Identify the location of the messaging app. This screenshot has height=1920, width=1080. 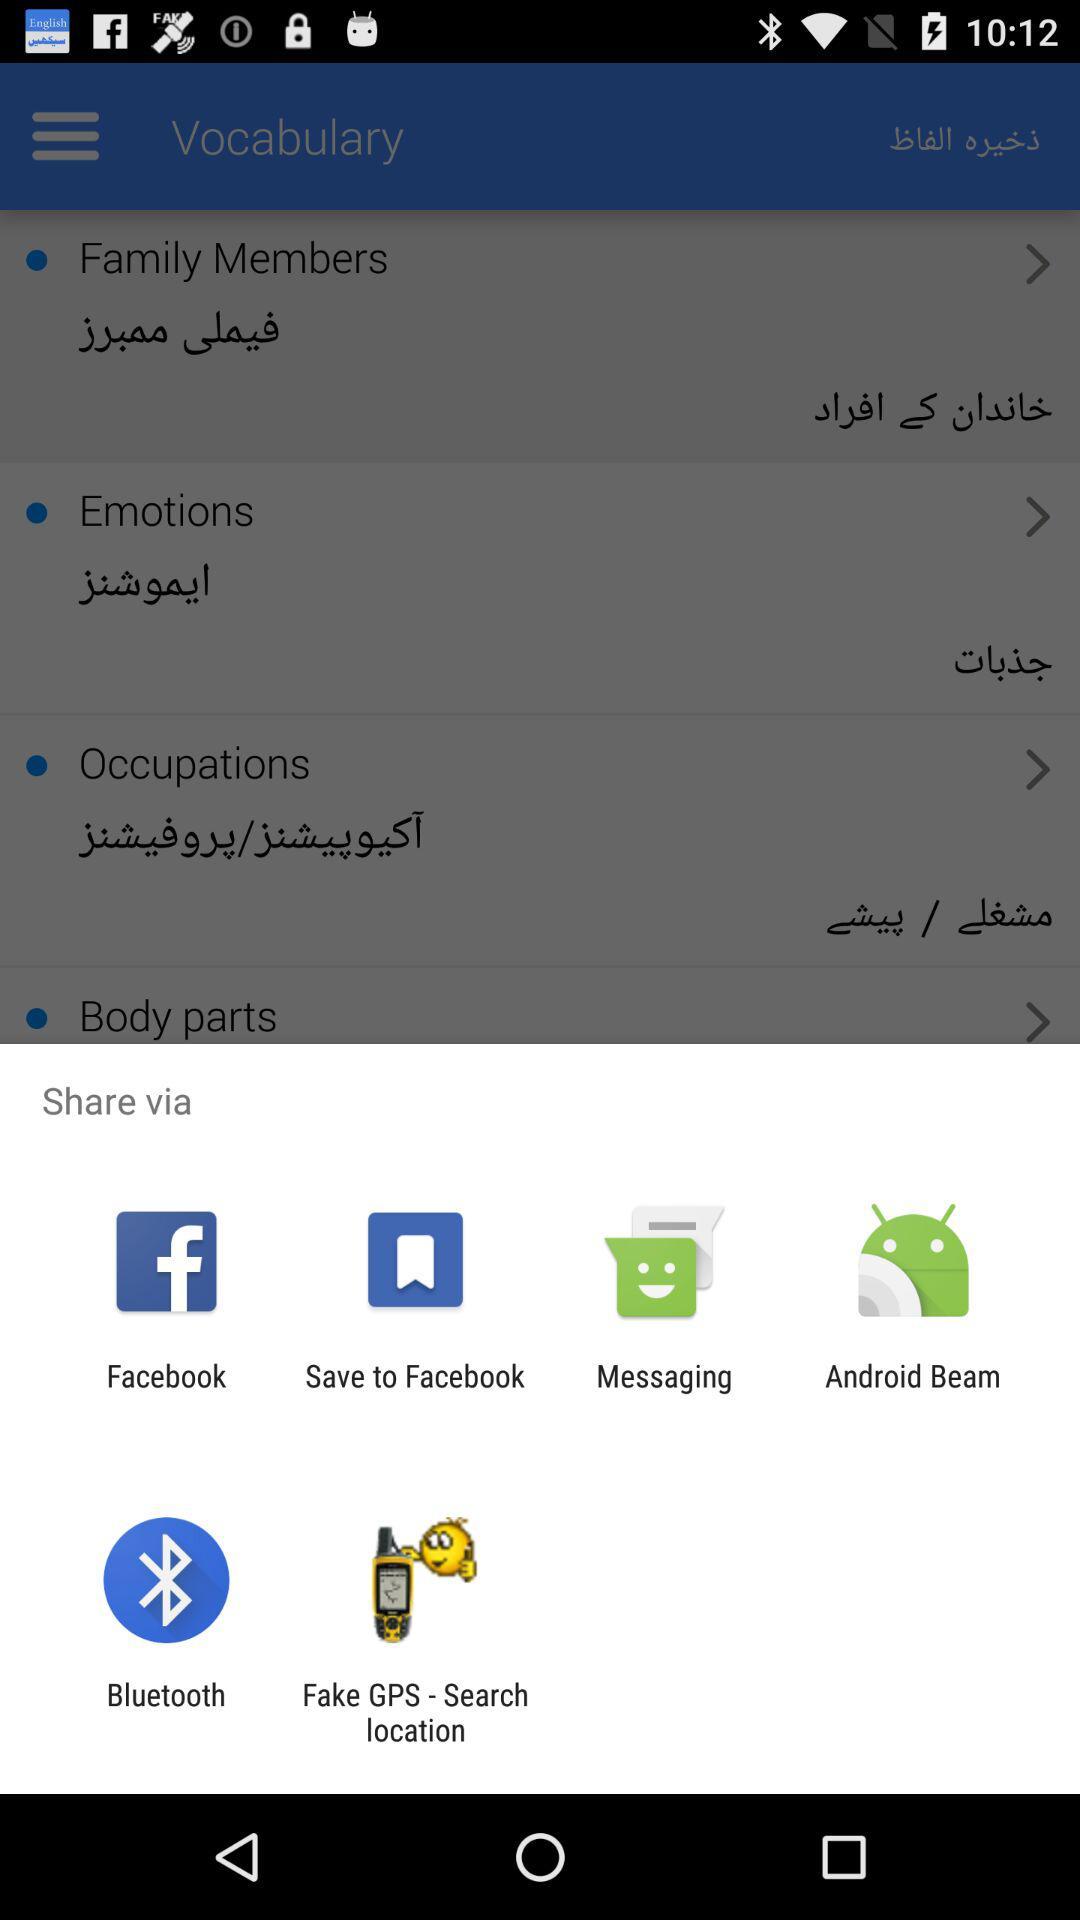
(664, 1392).